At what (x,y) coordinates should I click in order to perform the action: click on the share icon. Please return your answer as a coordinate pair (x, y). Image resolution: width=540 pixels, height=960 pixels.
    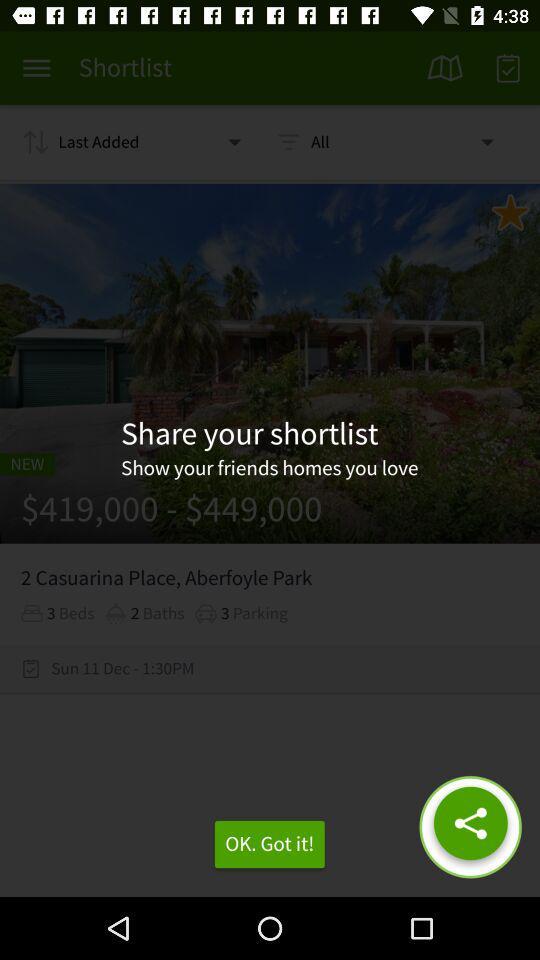
    Looking at the image, I should click on (470, 827).